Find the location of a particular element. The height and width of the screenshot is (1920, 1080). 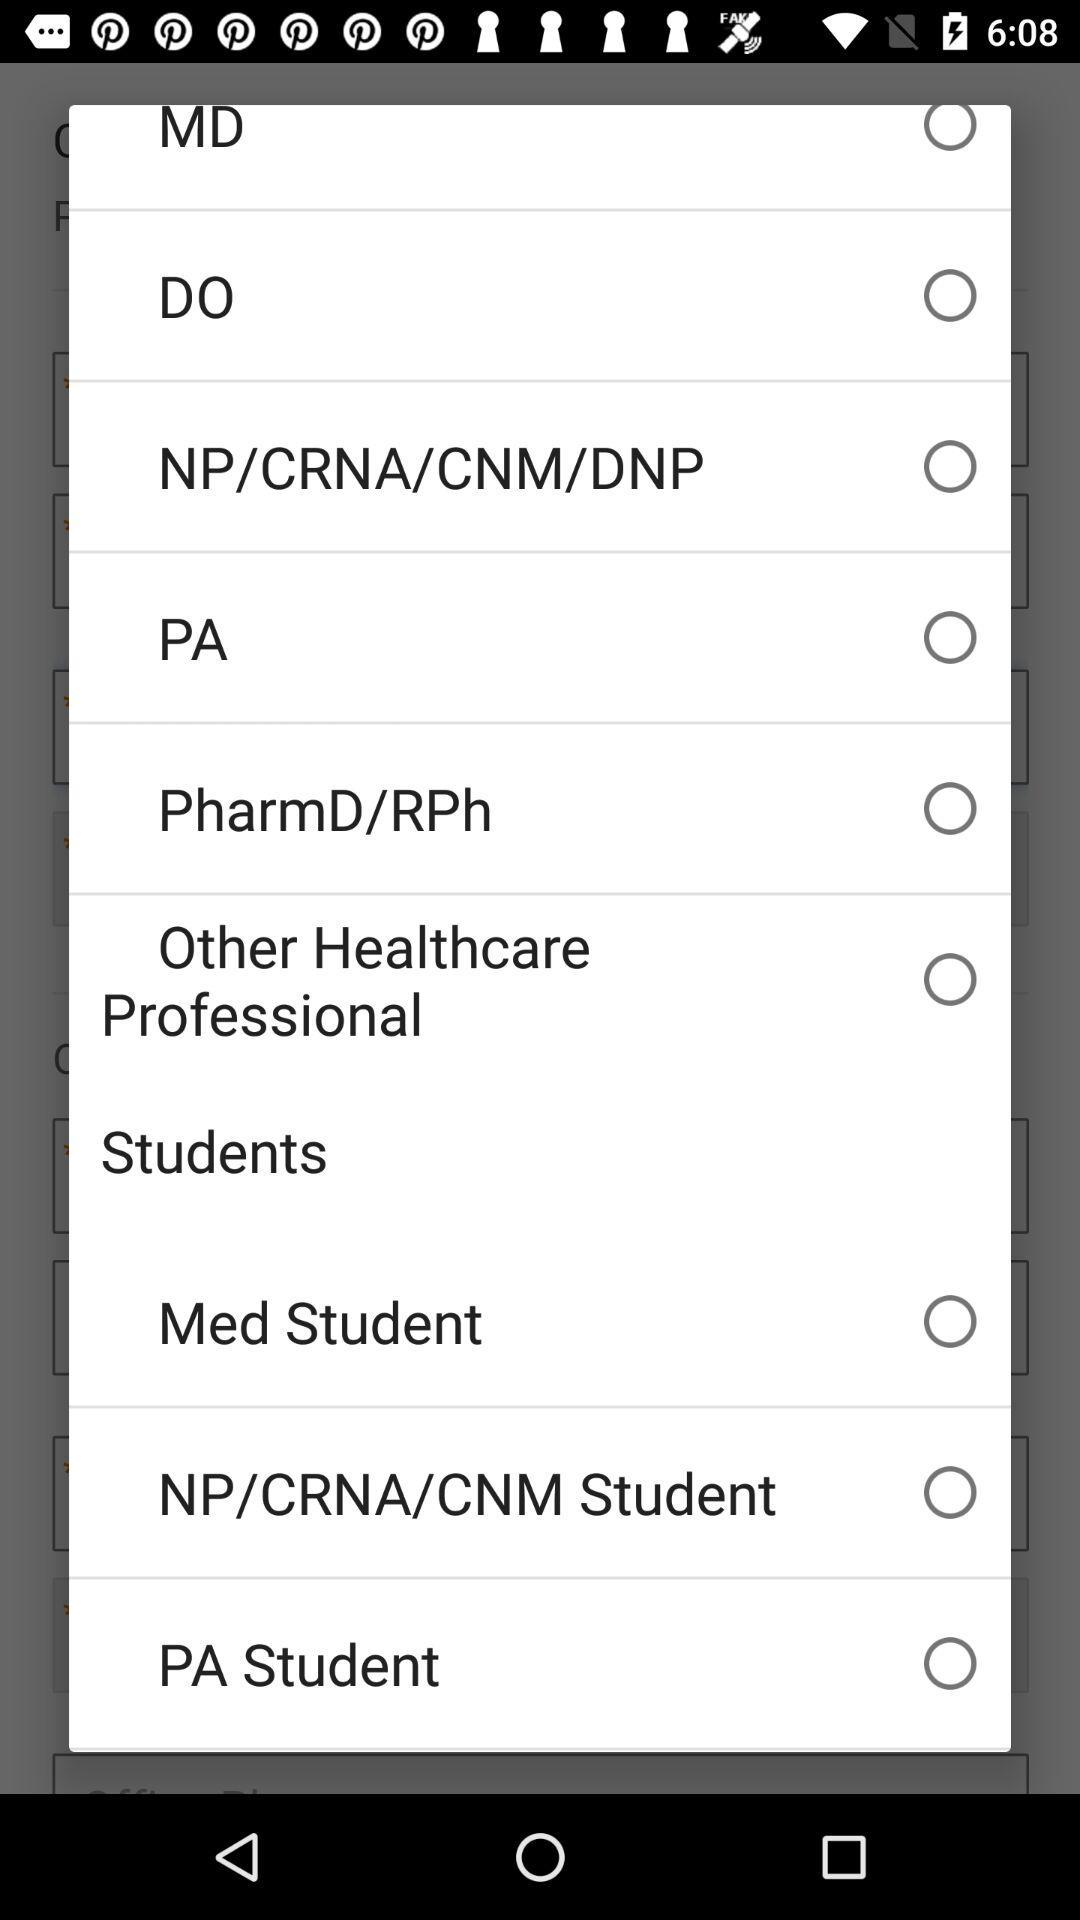

item below np crna cnm icon is located at coordinates (540, 1663).